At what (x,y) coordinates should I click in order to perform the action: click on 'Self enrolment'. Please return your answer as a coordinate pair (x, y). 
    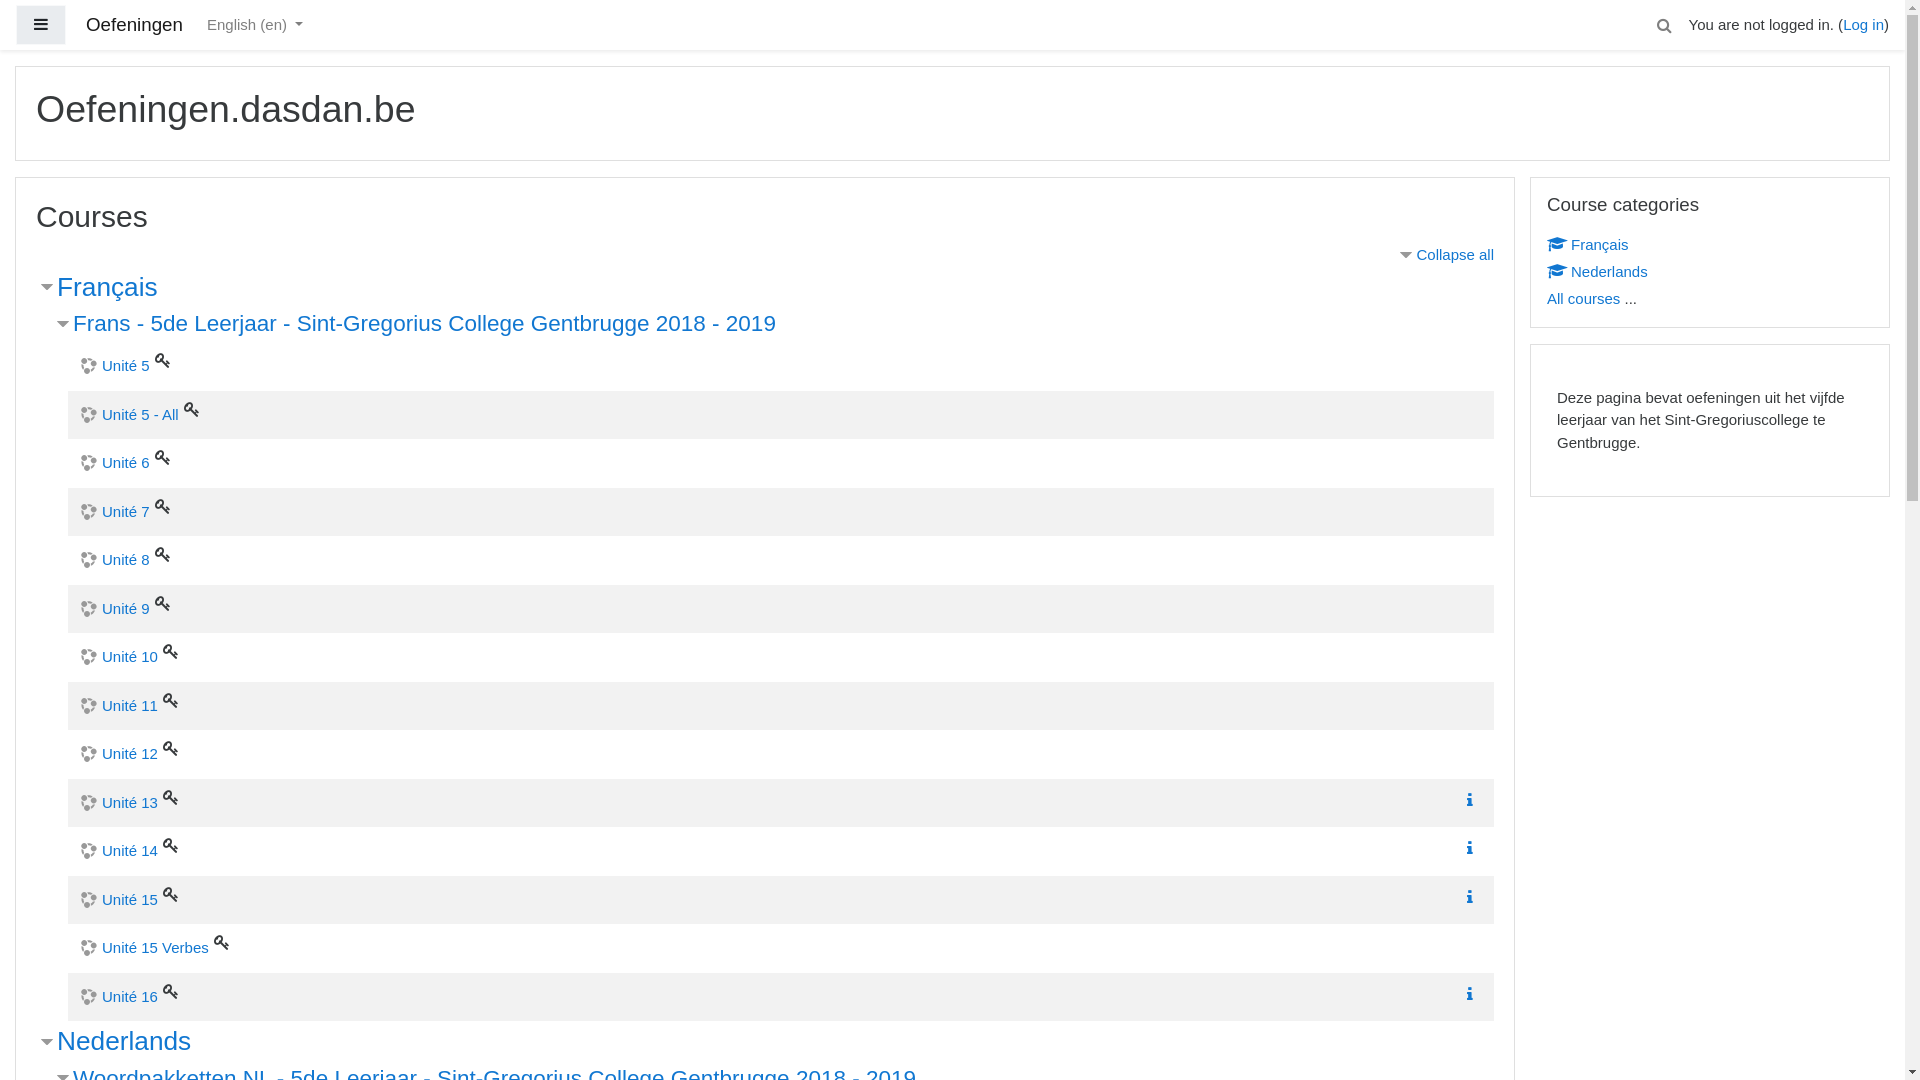
    Looking at the image, I should click on (163, 504).